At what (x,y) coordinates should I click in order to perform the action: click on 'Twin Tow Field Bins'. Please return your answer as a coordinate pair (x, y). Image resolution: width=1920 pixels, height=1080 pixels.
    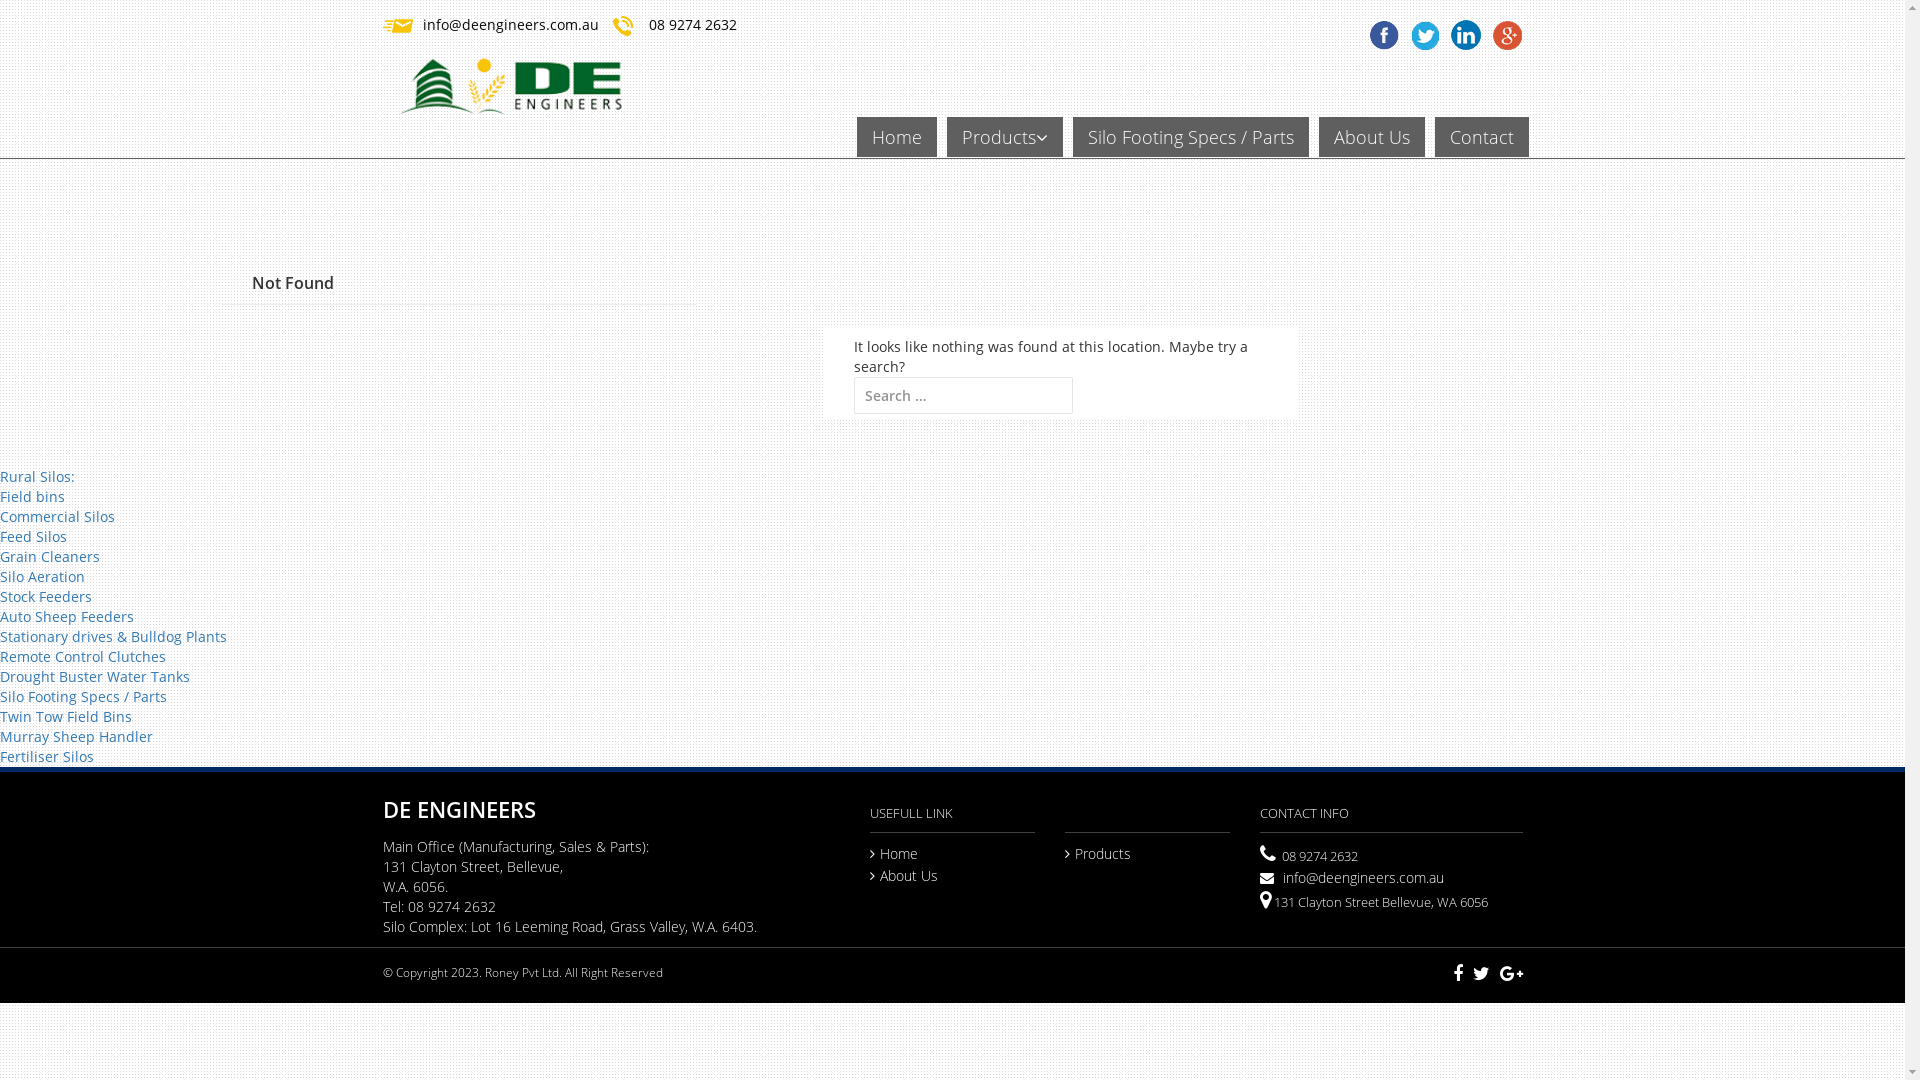
    Looking at the image, I should click on (66, 715).